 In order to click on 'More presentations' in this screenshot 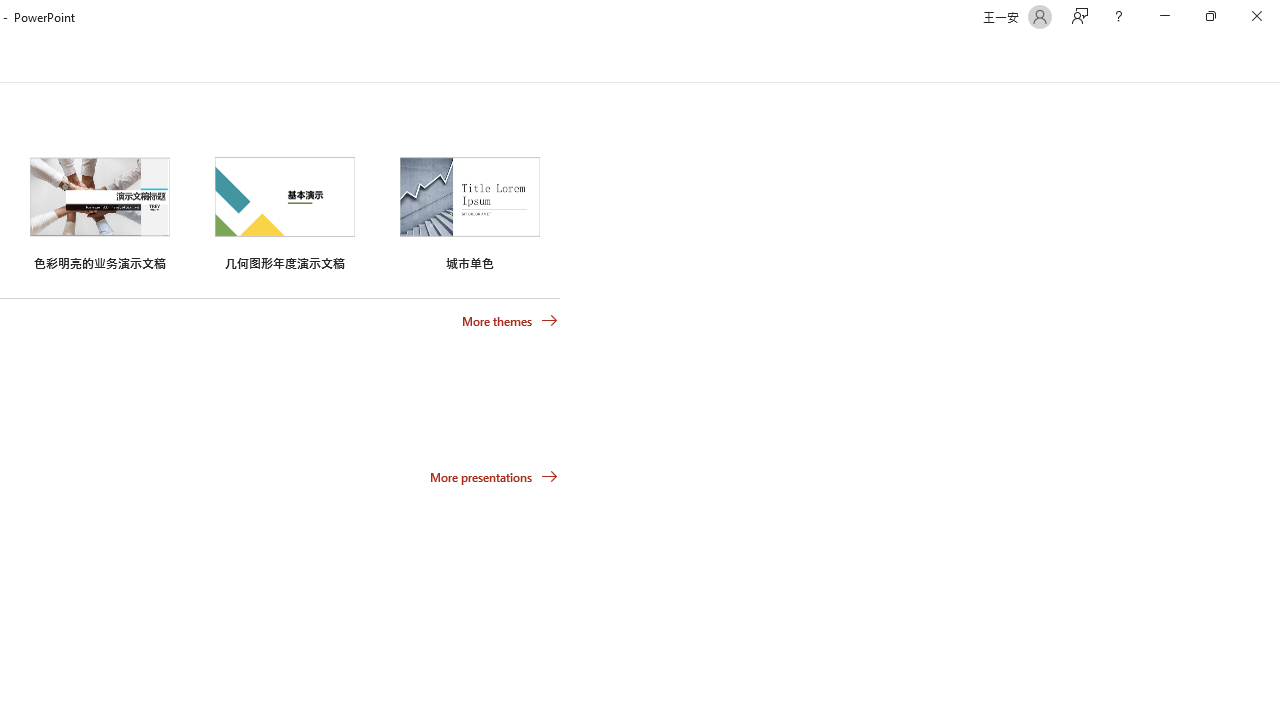, I will do `click(494, 477)`.